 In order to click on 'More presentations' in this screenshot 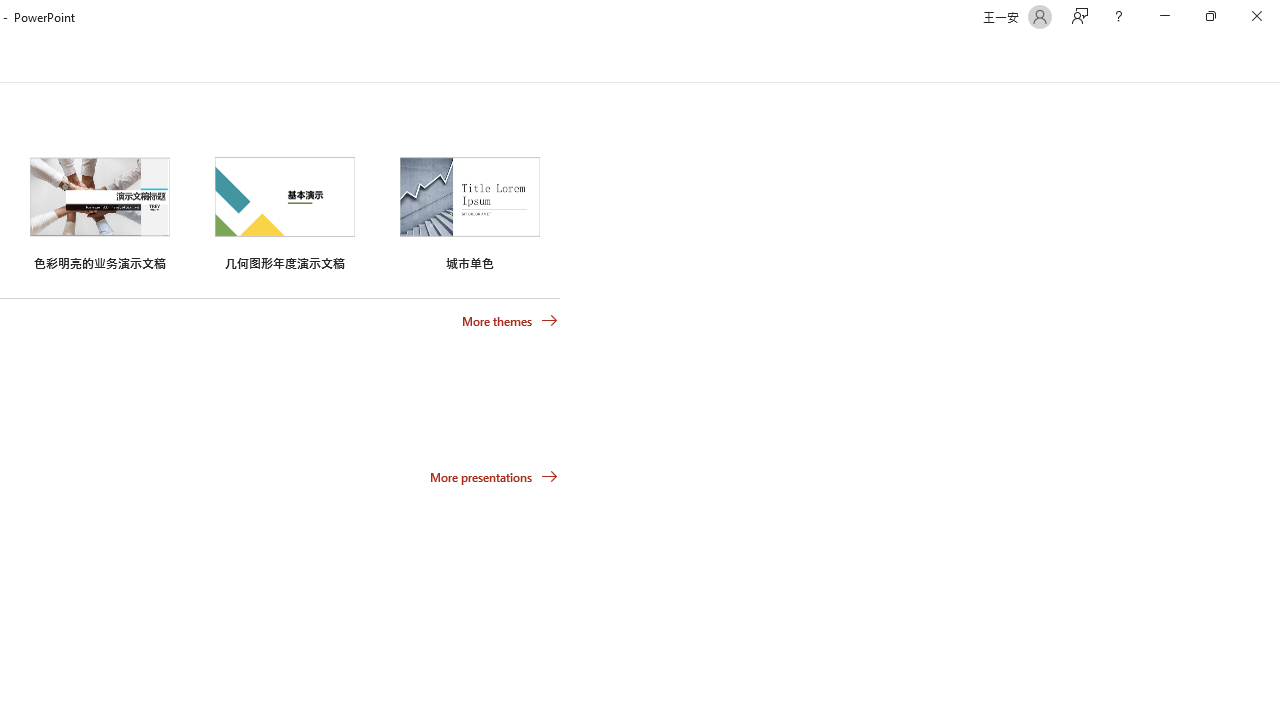, I will do `click(494, 477)`.